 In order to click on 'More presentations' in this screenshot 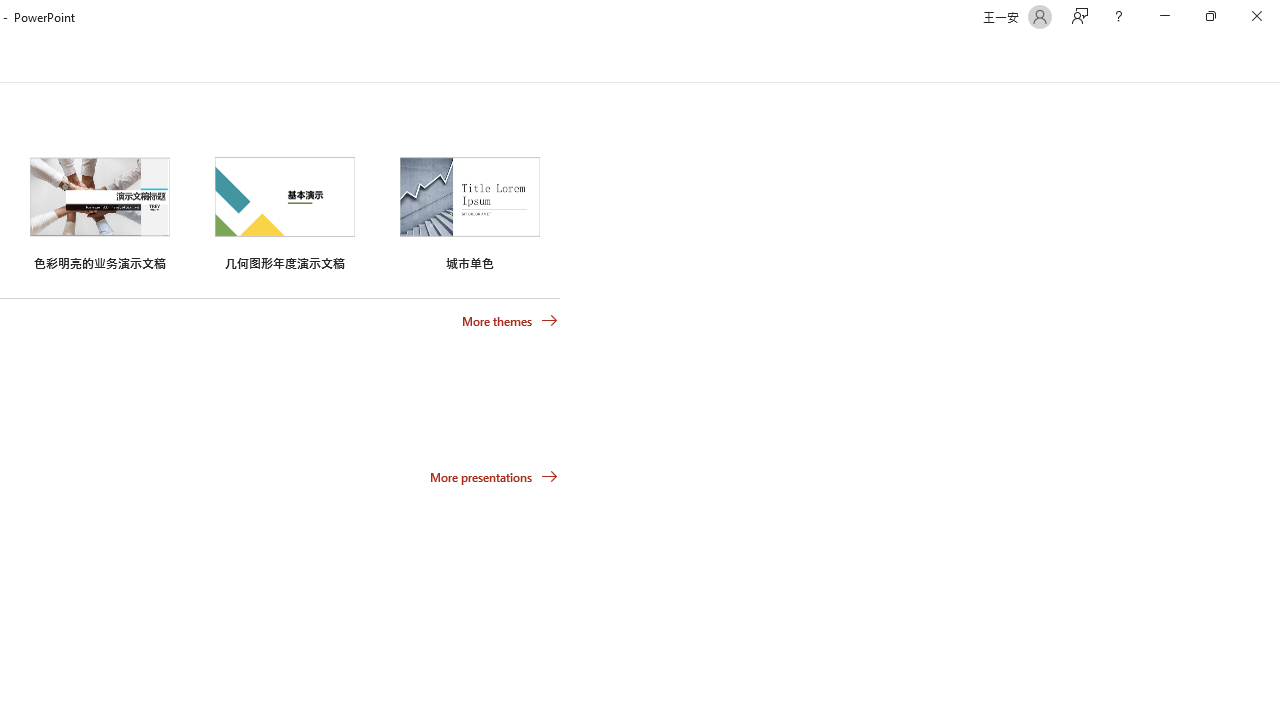, I will do `click(494, 477)`.